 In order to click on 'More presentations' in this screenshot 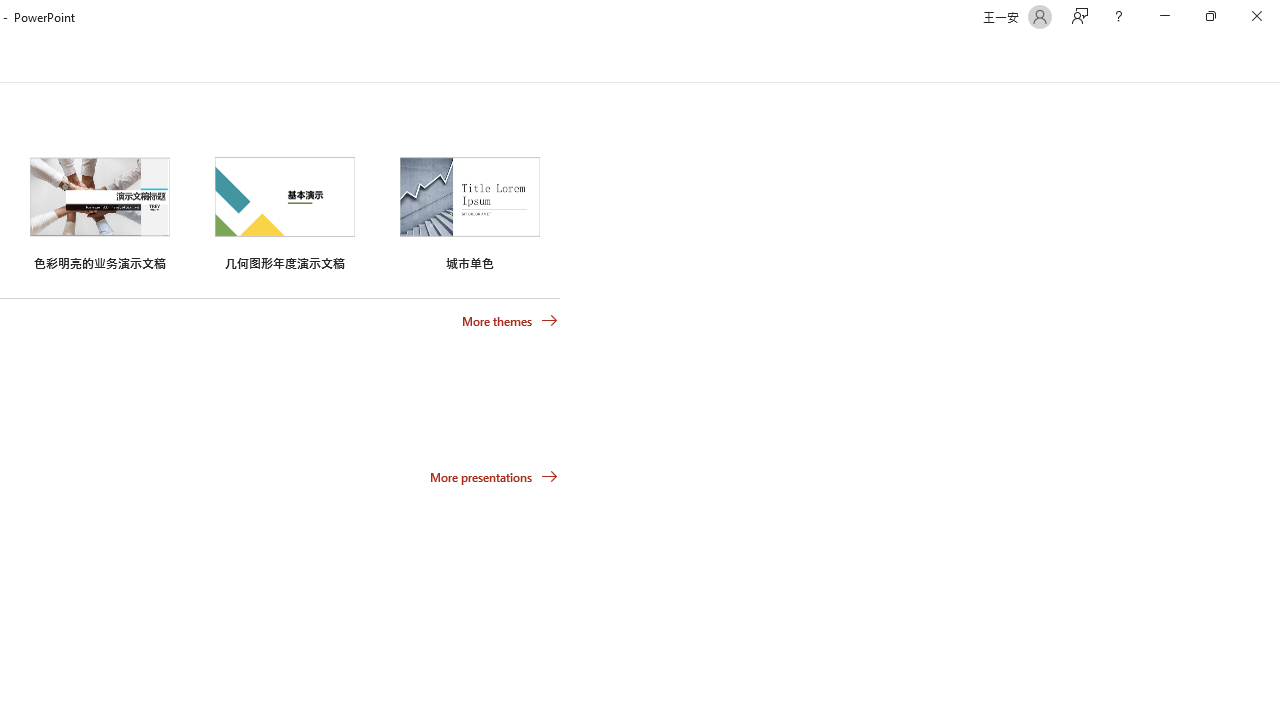, I will do `click(494, 477)`.